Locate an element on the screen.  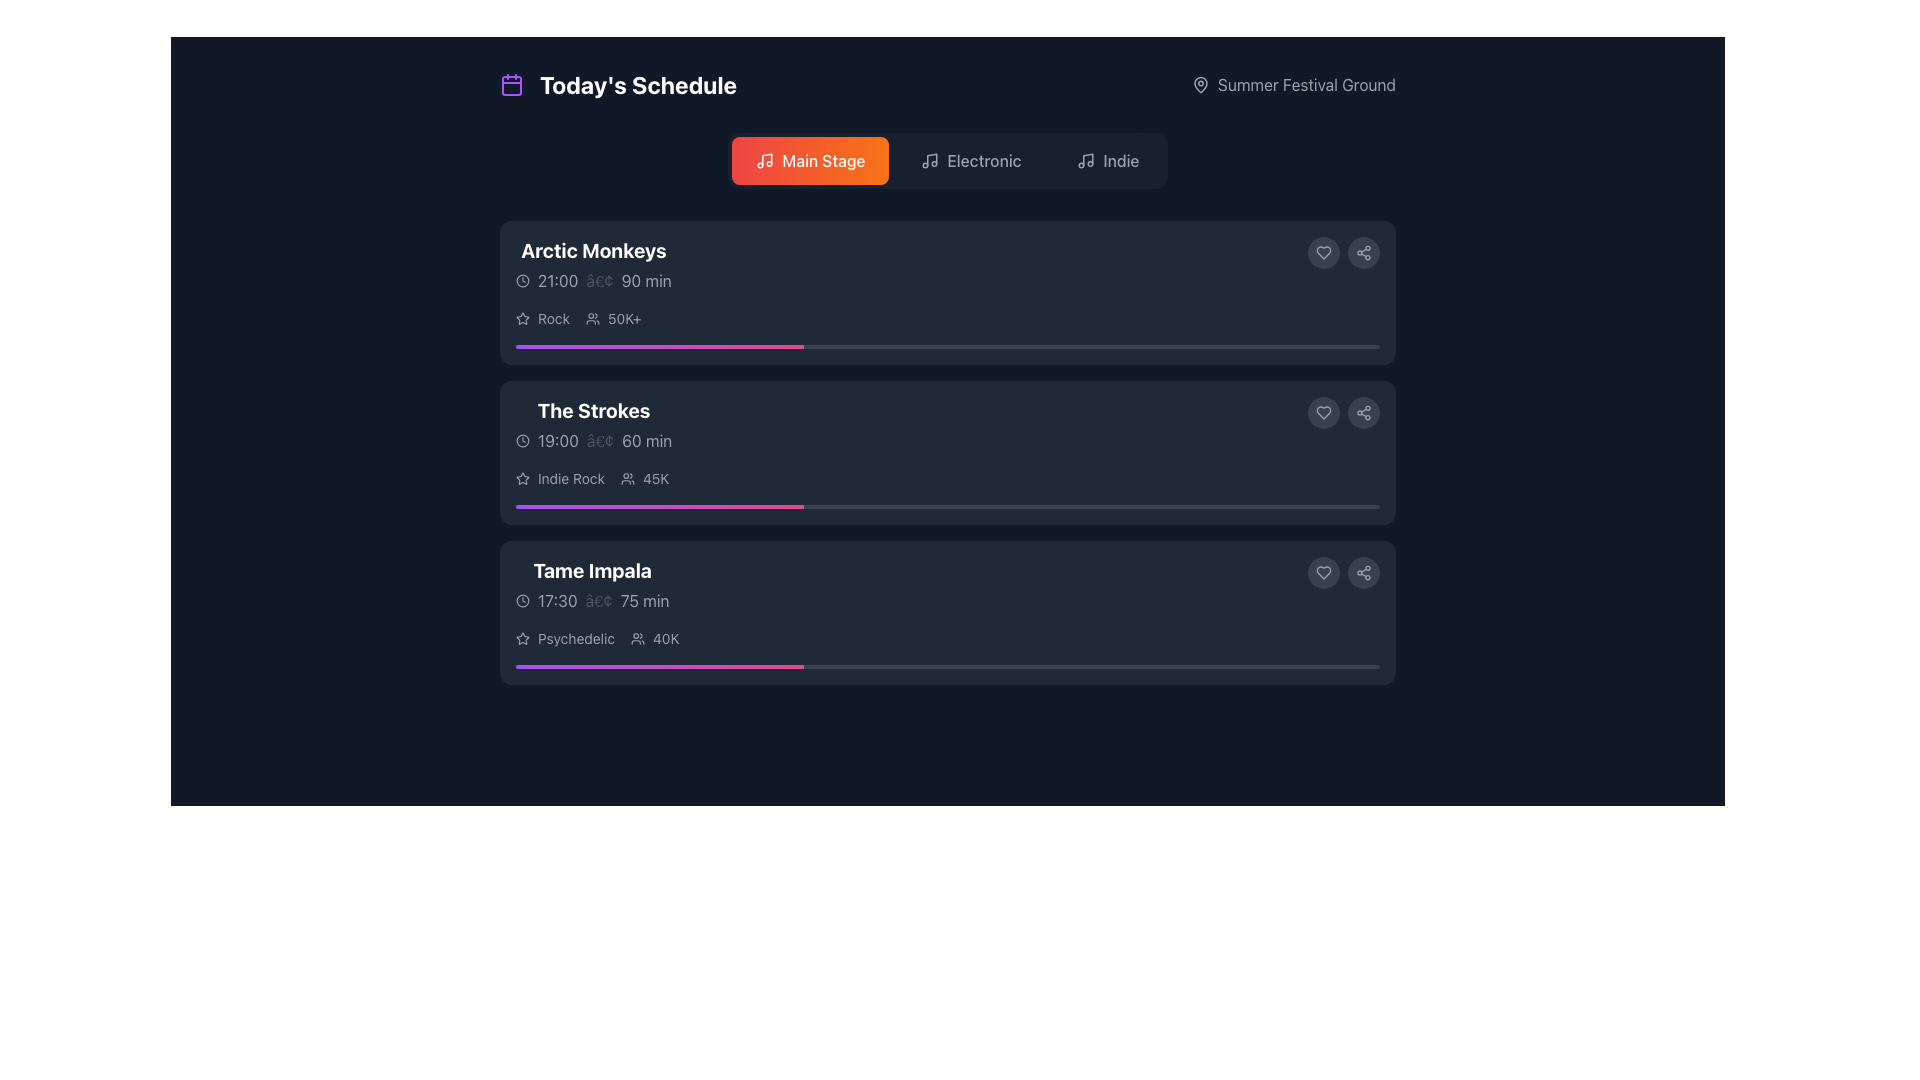
the 'Electronic' button with a music note icon, which is the second button in a row of three located below the title 'Today's Schedule' is located at coordinates (946, 160).